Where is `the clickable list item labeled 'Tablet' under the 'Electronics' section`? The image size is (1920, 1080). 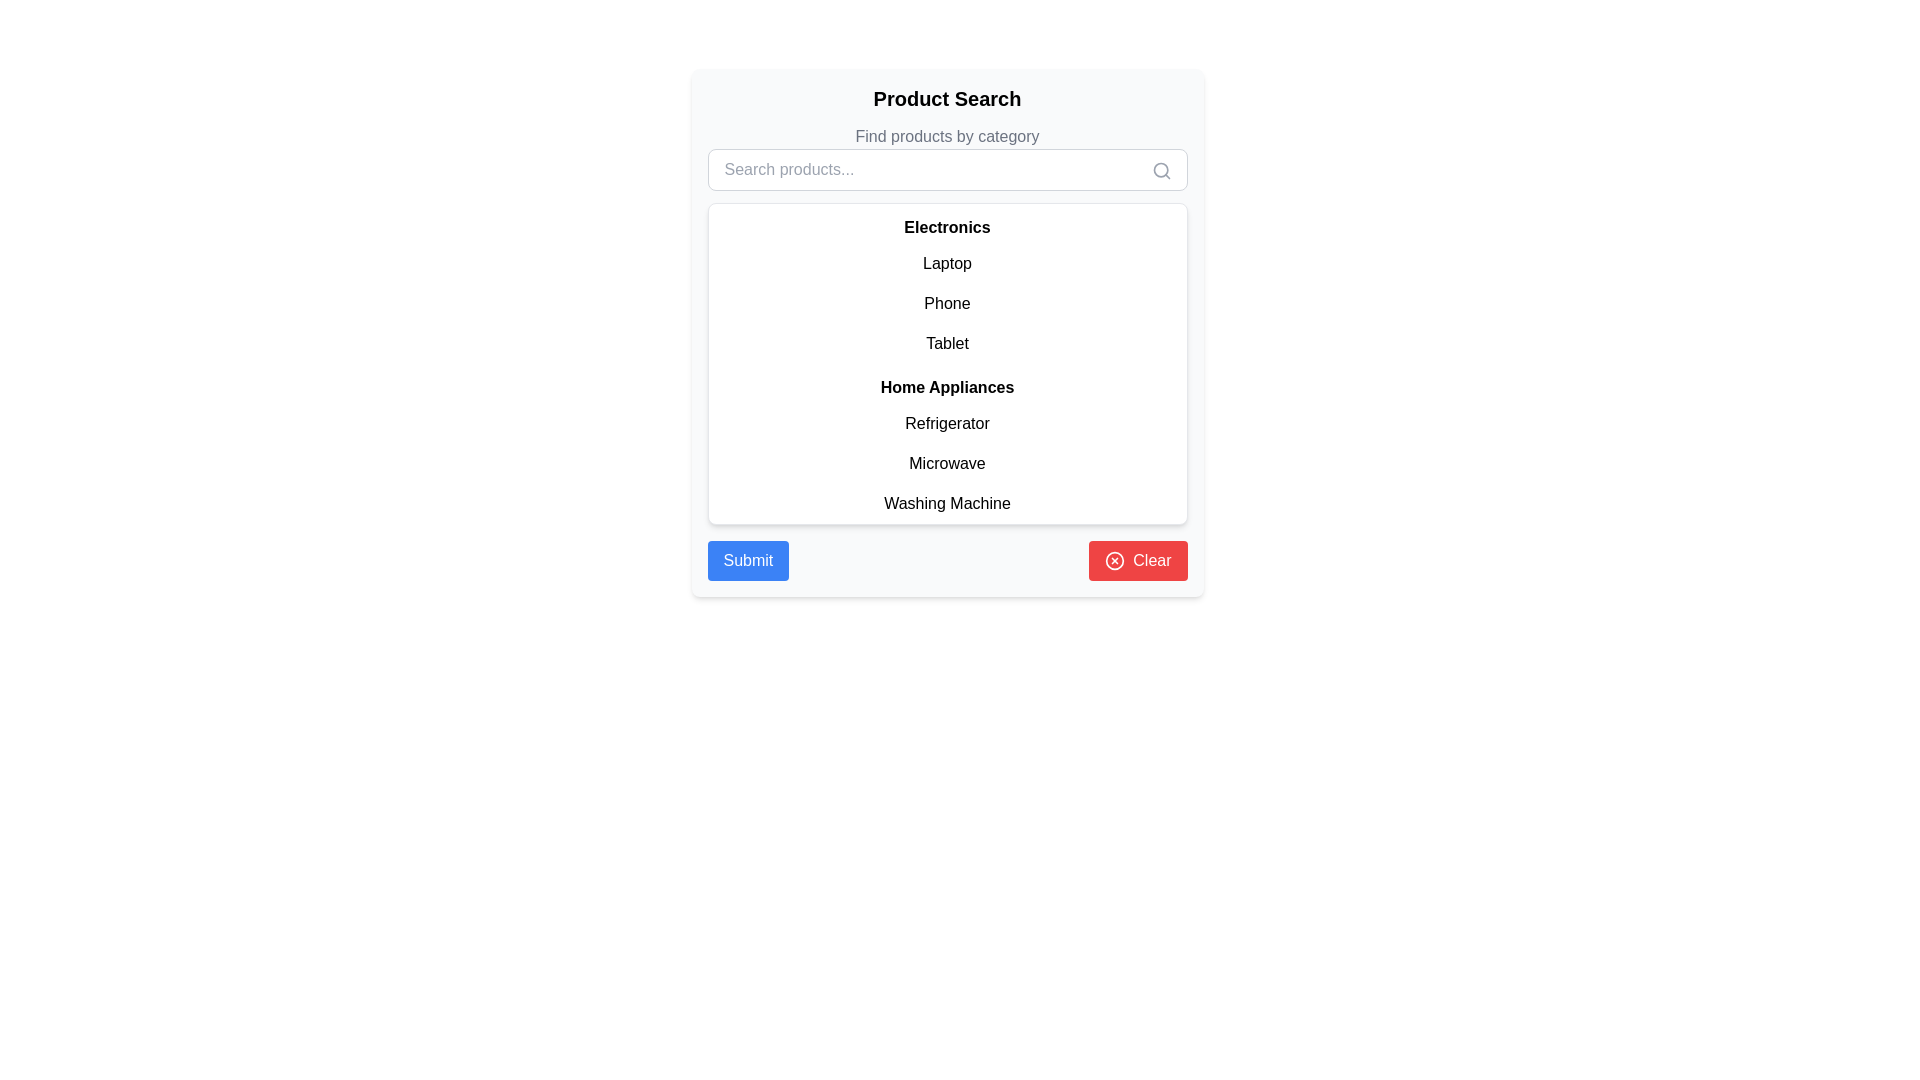 the clickable list item labeled 'Tablet' under the 'Electronics' section is located at coordinates (946, 342).